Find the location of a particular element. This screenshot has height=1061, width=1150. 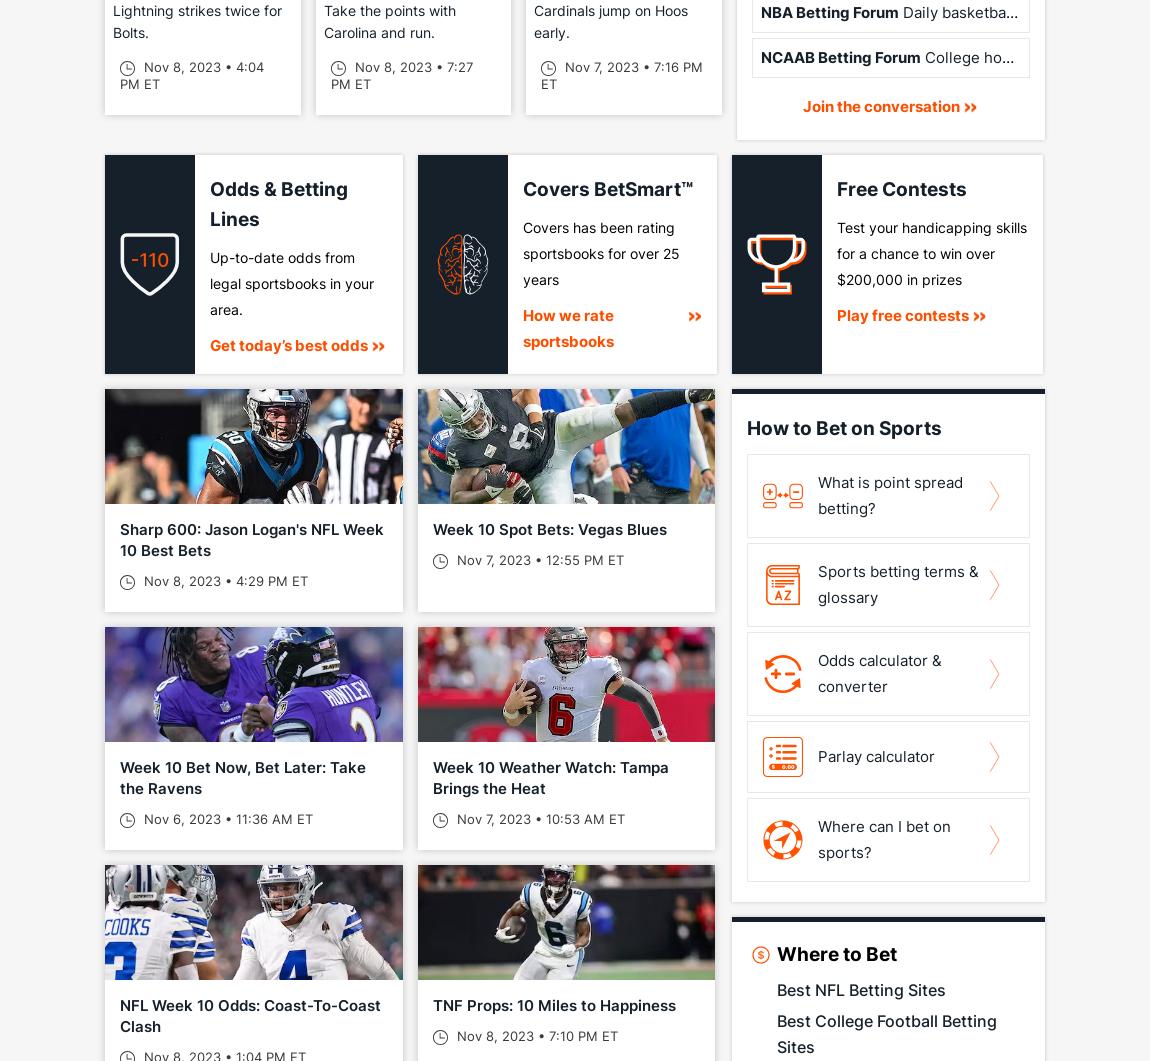

'Take the points with Carolina and run.' is located at coordinates (389, 21).